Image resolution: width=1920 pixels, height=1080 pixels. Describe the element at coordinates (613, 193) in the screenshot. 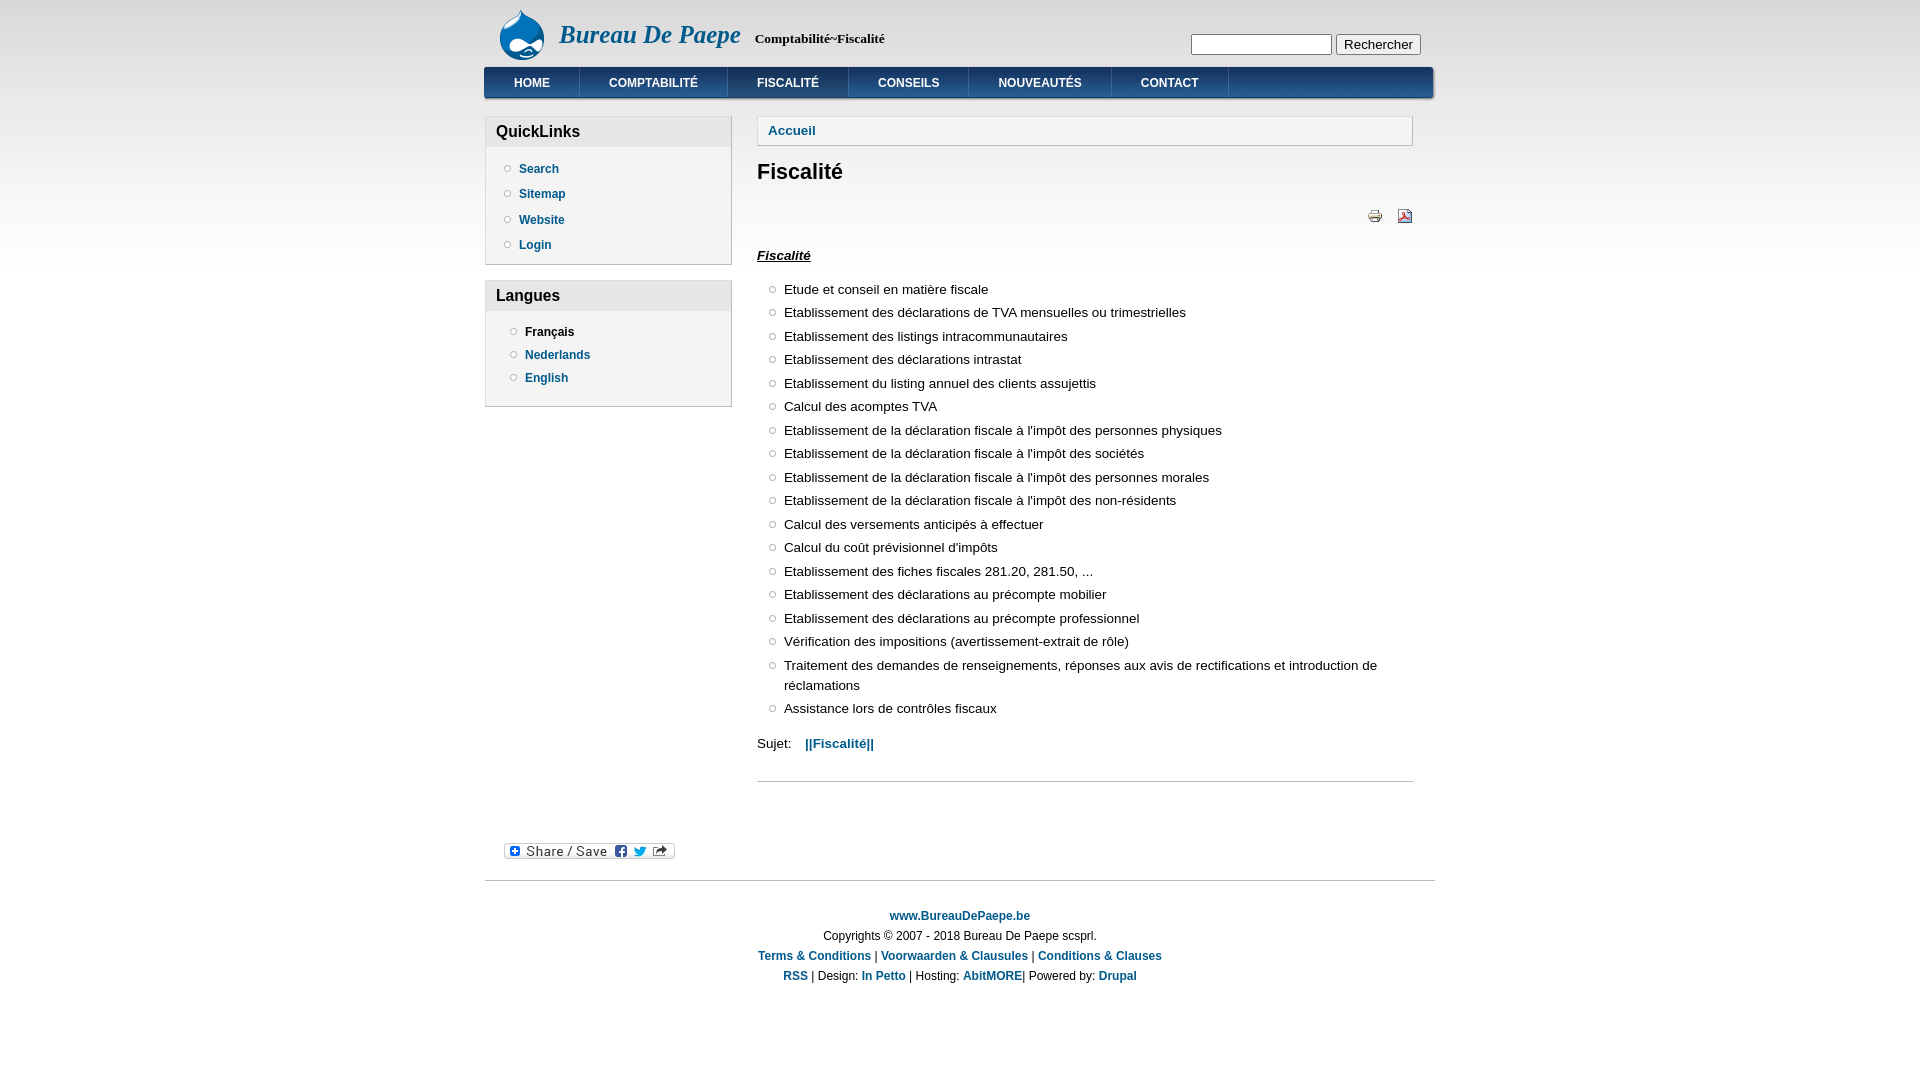

I see `'Sitemap'` at that location.